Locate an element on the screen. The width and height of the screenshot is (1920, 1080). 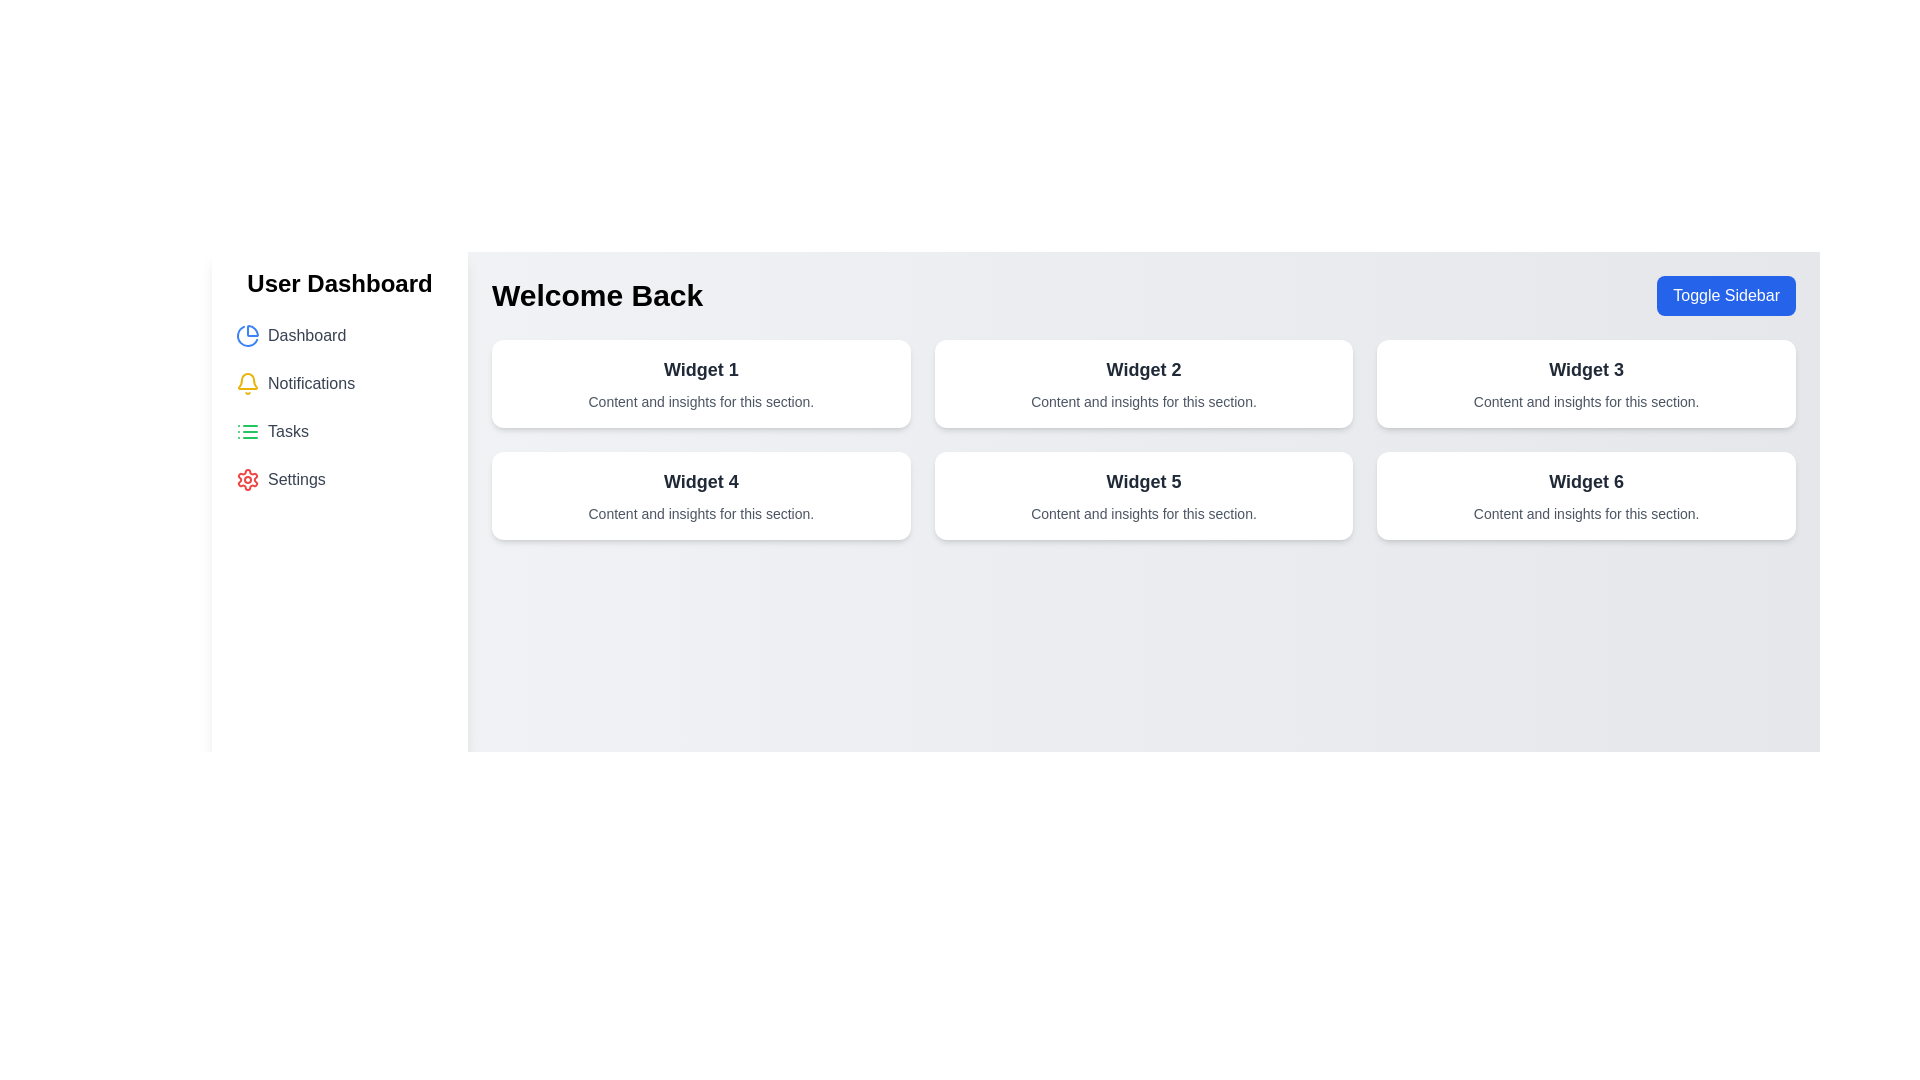
the bold, large-sized text label displaying 'Widget 2' for accessibility readers, located at the top of the second widget in the first row of the grid layout is located at coordinates (1143, 370).